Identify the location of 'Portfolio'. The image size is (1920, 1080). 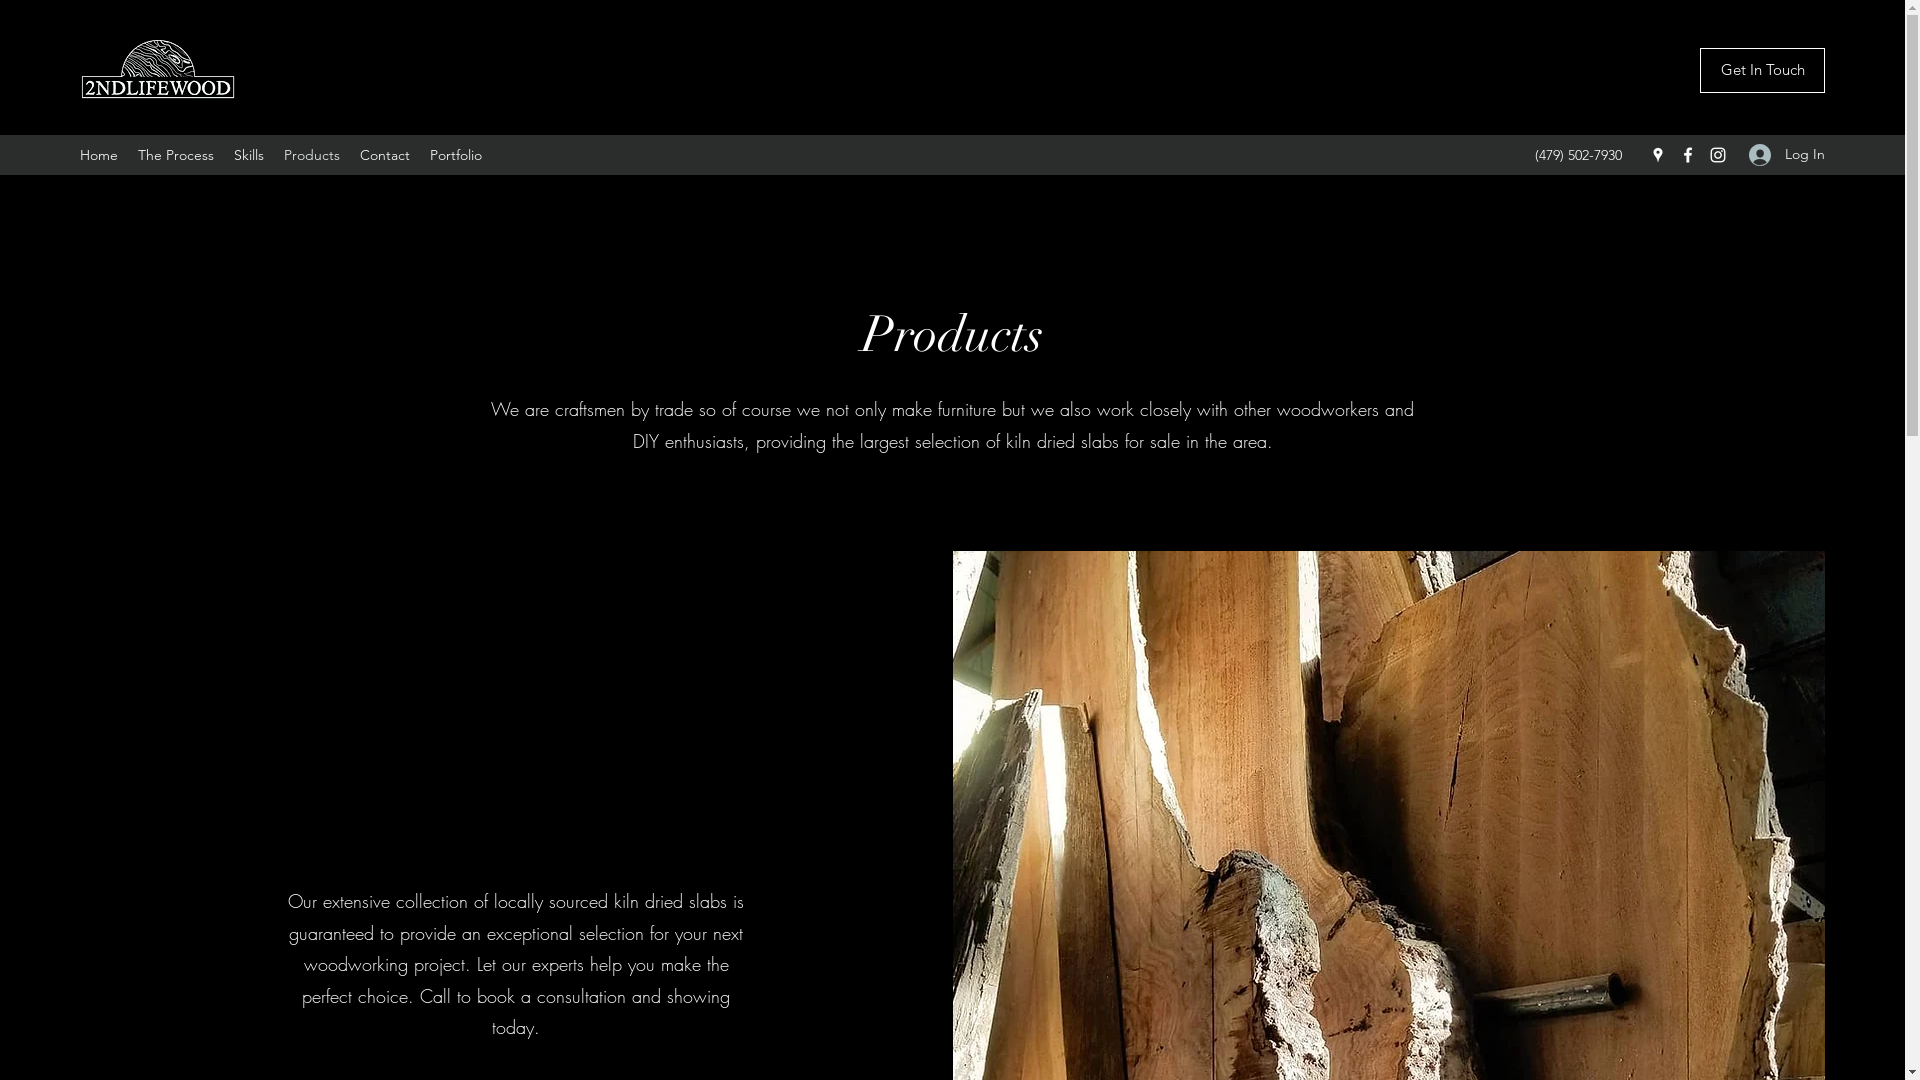
(419, 153).